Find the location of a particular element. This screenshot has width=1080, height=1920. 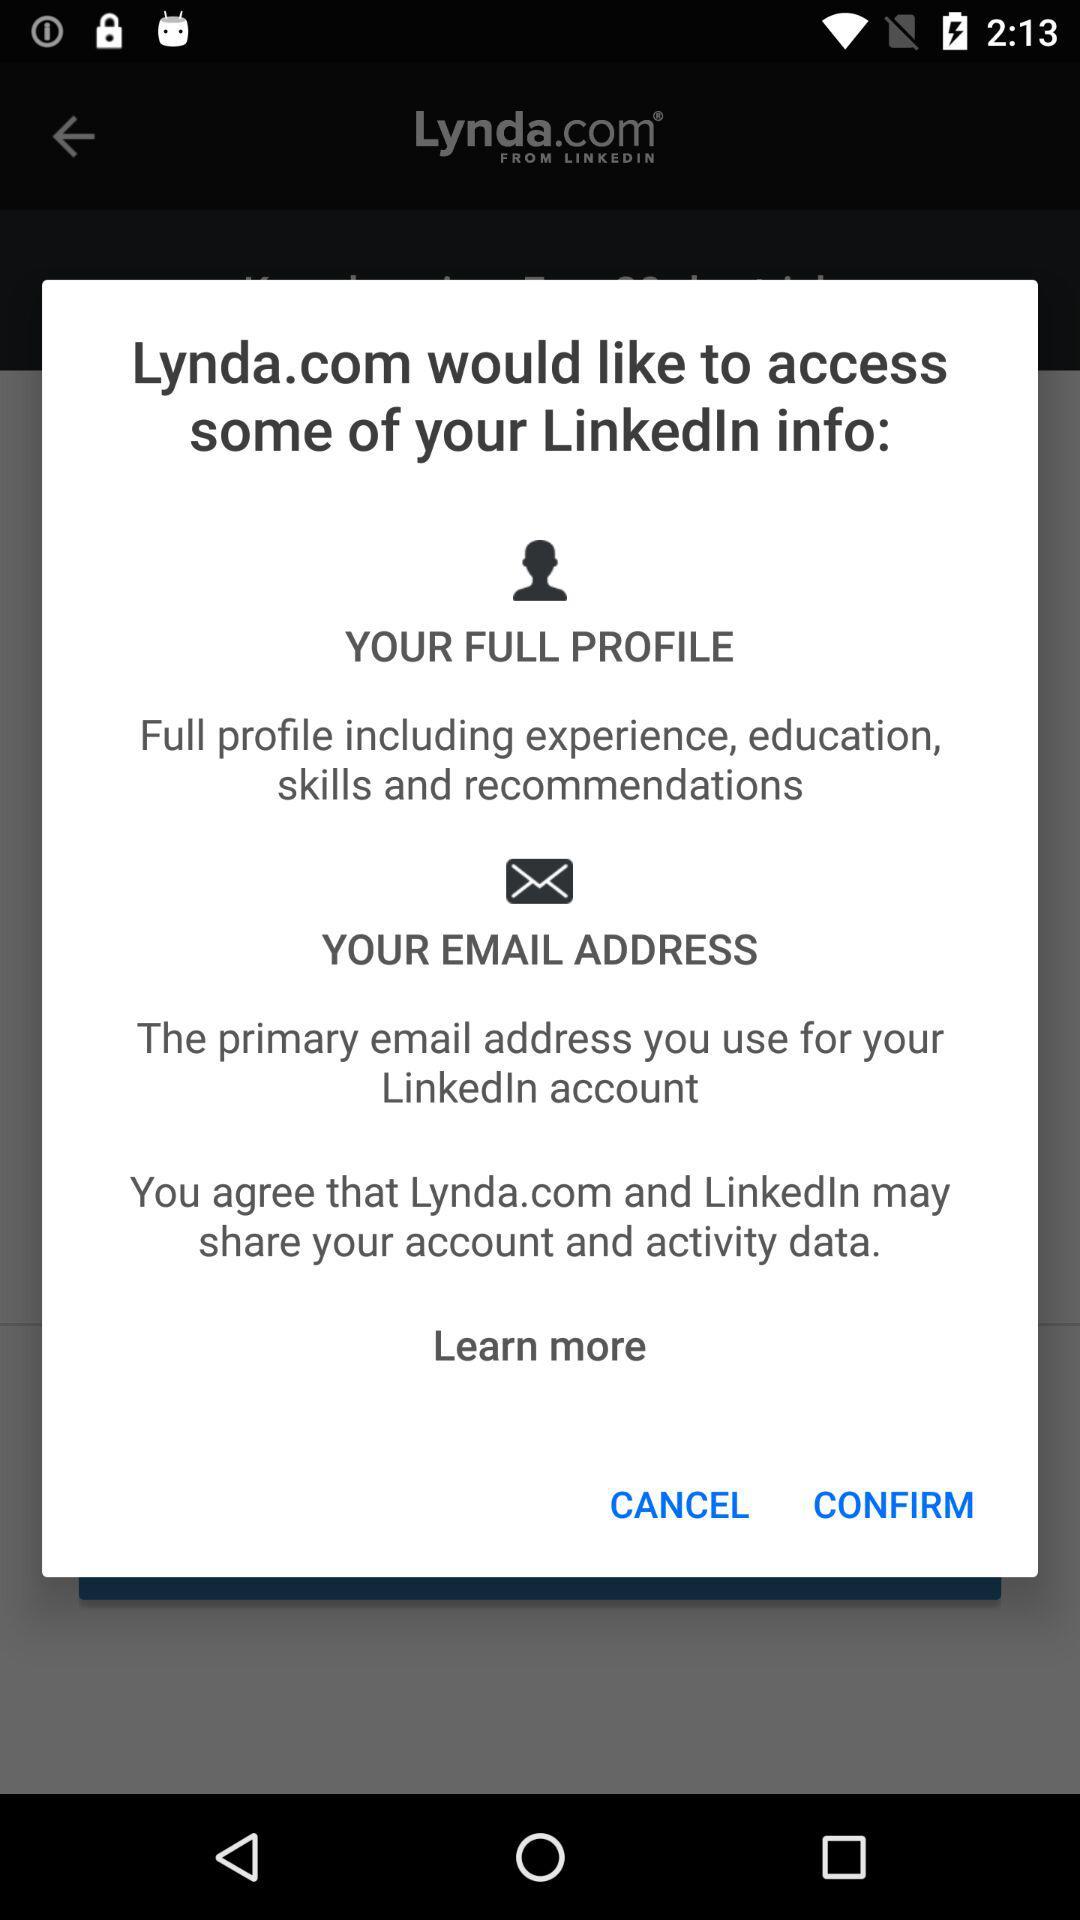

cancel icon is located at coordinates (678, 1503).